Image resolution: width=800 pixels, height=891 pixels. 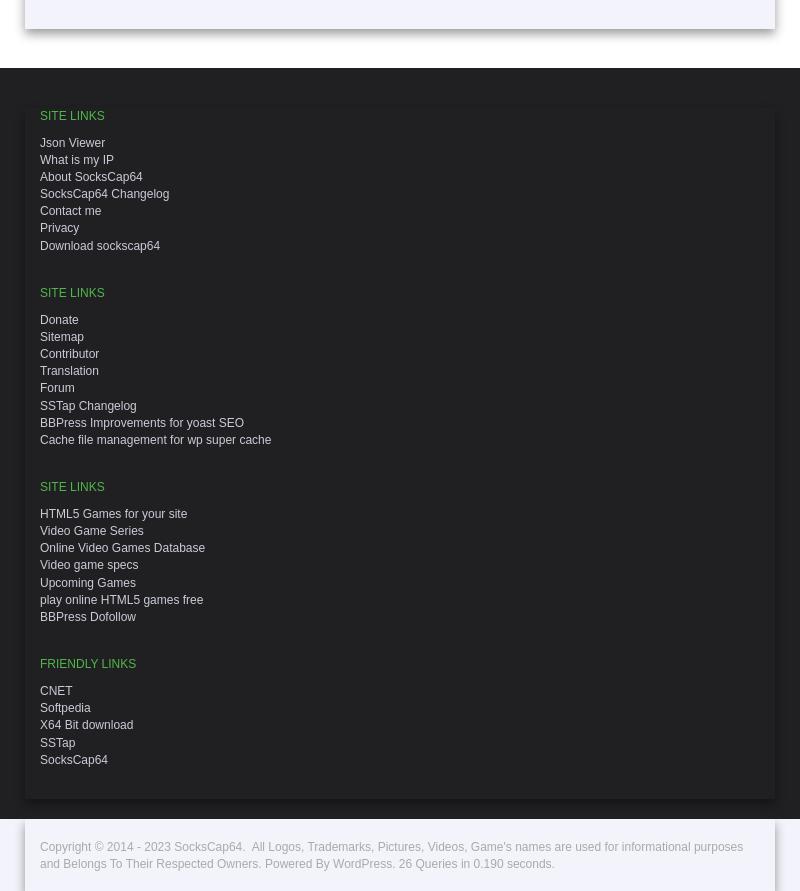 What do you see at coordinates (142, 421) in the screenshot?
I see `'BBPress Improvements for yoast SEO'` at bounding box center [142, 421].